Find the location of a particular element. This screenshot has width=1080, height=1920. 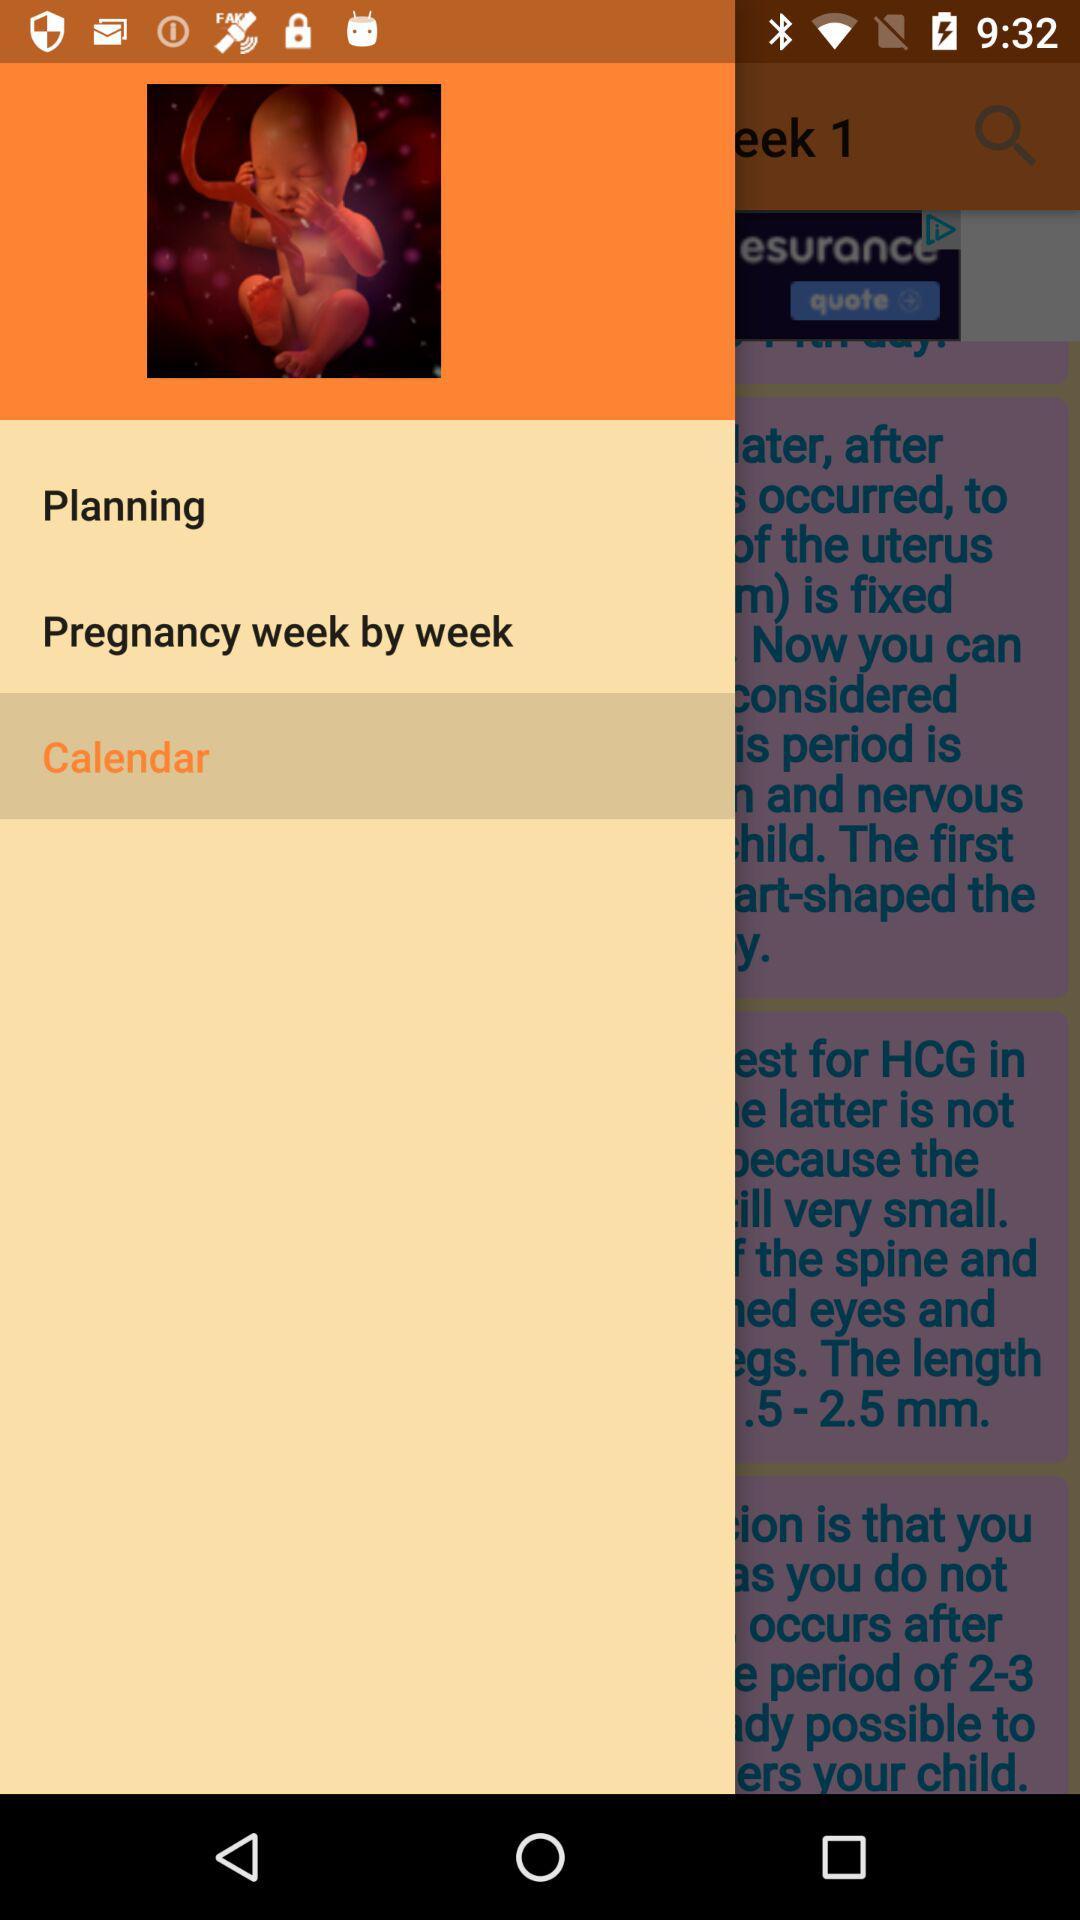

click advertisement is located at coordinates (540, 274).